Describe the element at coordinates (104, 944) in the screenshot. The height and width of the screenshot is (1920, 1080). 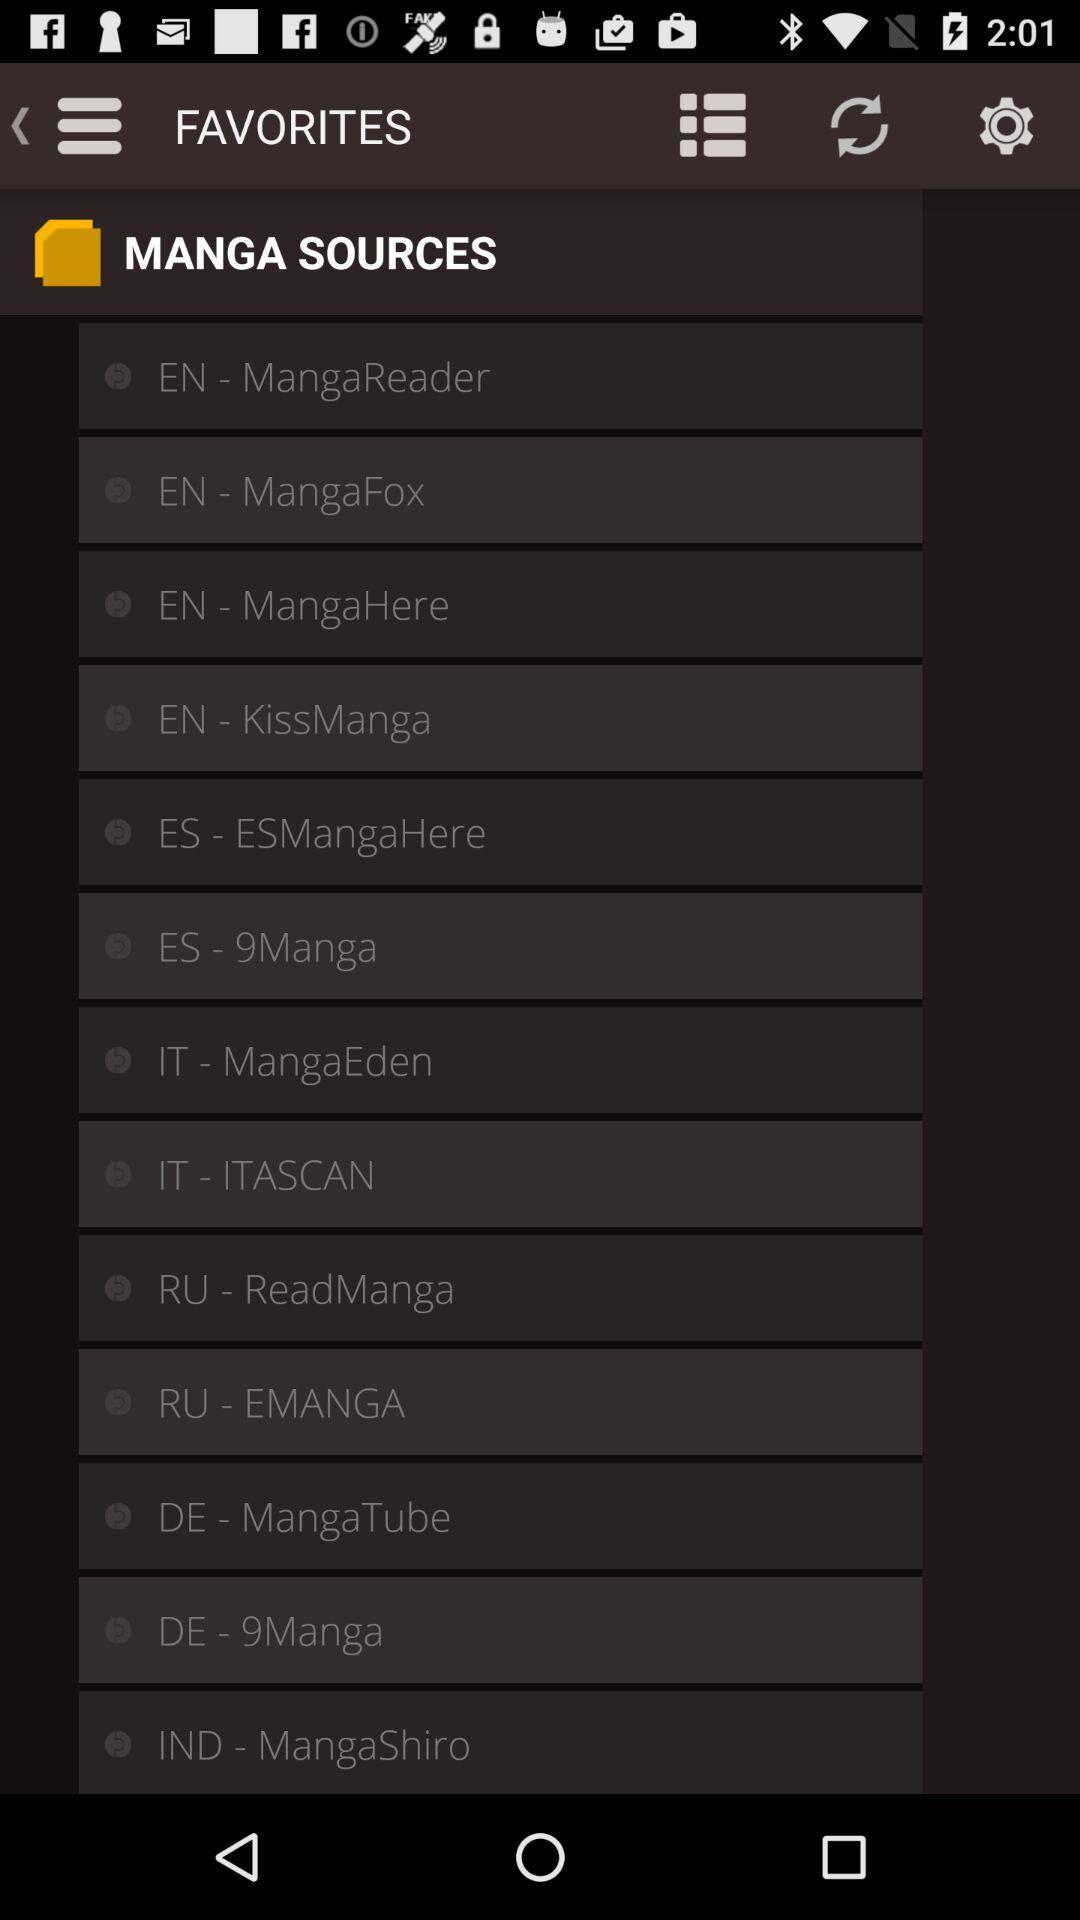
I see `the icon left to es  9manga` at that location.